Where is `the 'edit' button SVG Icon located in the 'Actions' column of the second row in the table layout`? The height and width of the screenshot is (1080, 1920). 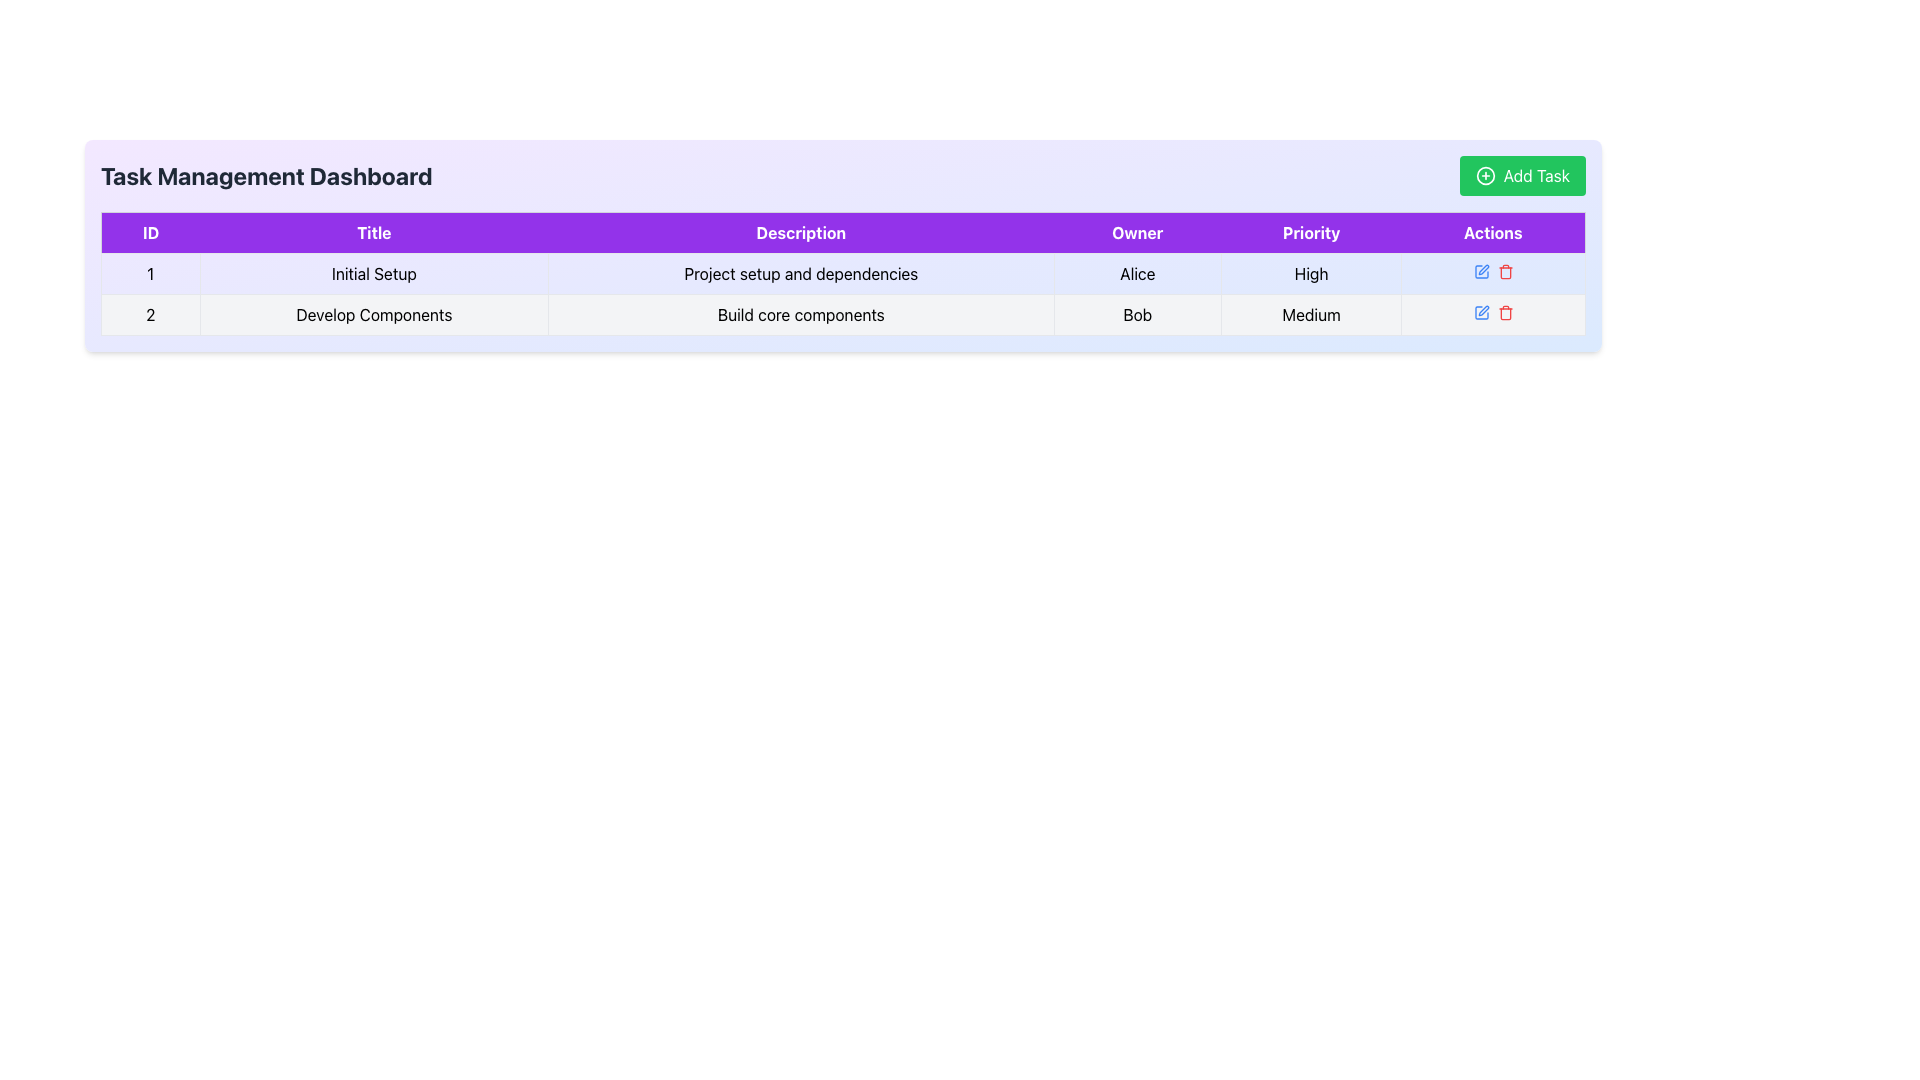
the 'edit' button SVG Icon located in the 'Actions' column of the second row in the table layout is located at coordinates (1483, 270).